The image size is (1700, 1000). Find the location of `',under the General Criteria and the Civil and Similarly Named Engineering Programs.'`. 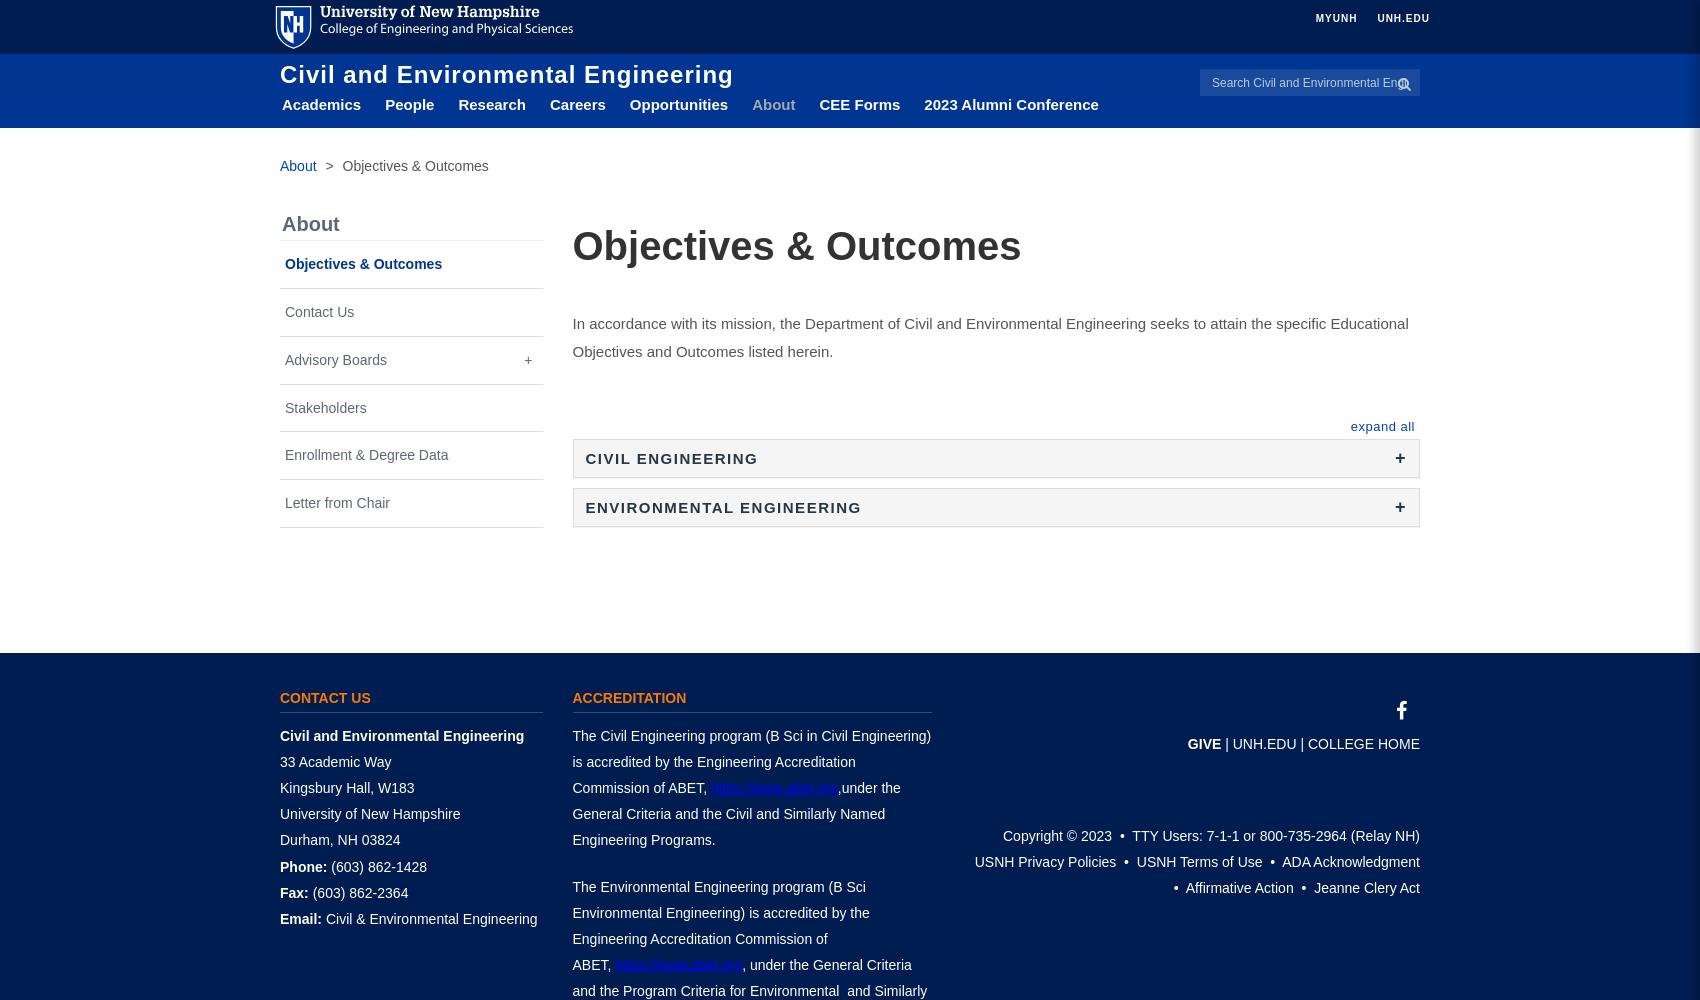

',under the General Criteria and the Civil and Similarly Named Engineering Programs.' is located at coordinates (735, 813).